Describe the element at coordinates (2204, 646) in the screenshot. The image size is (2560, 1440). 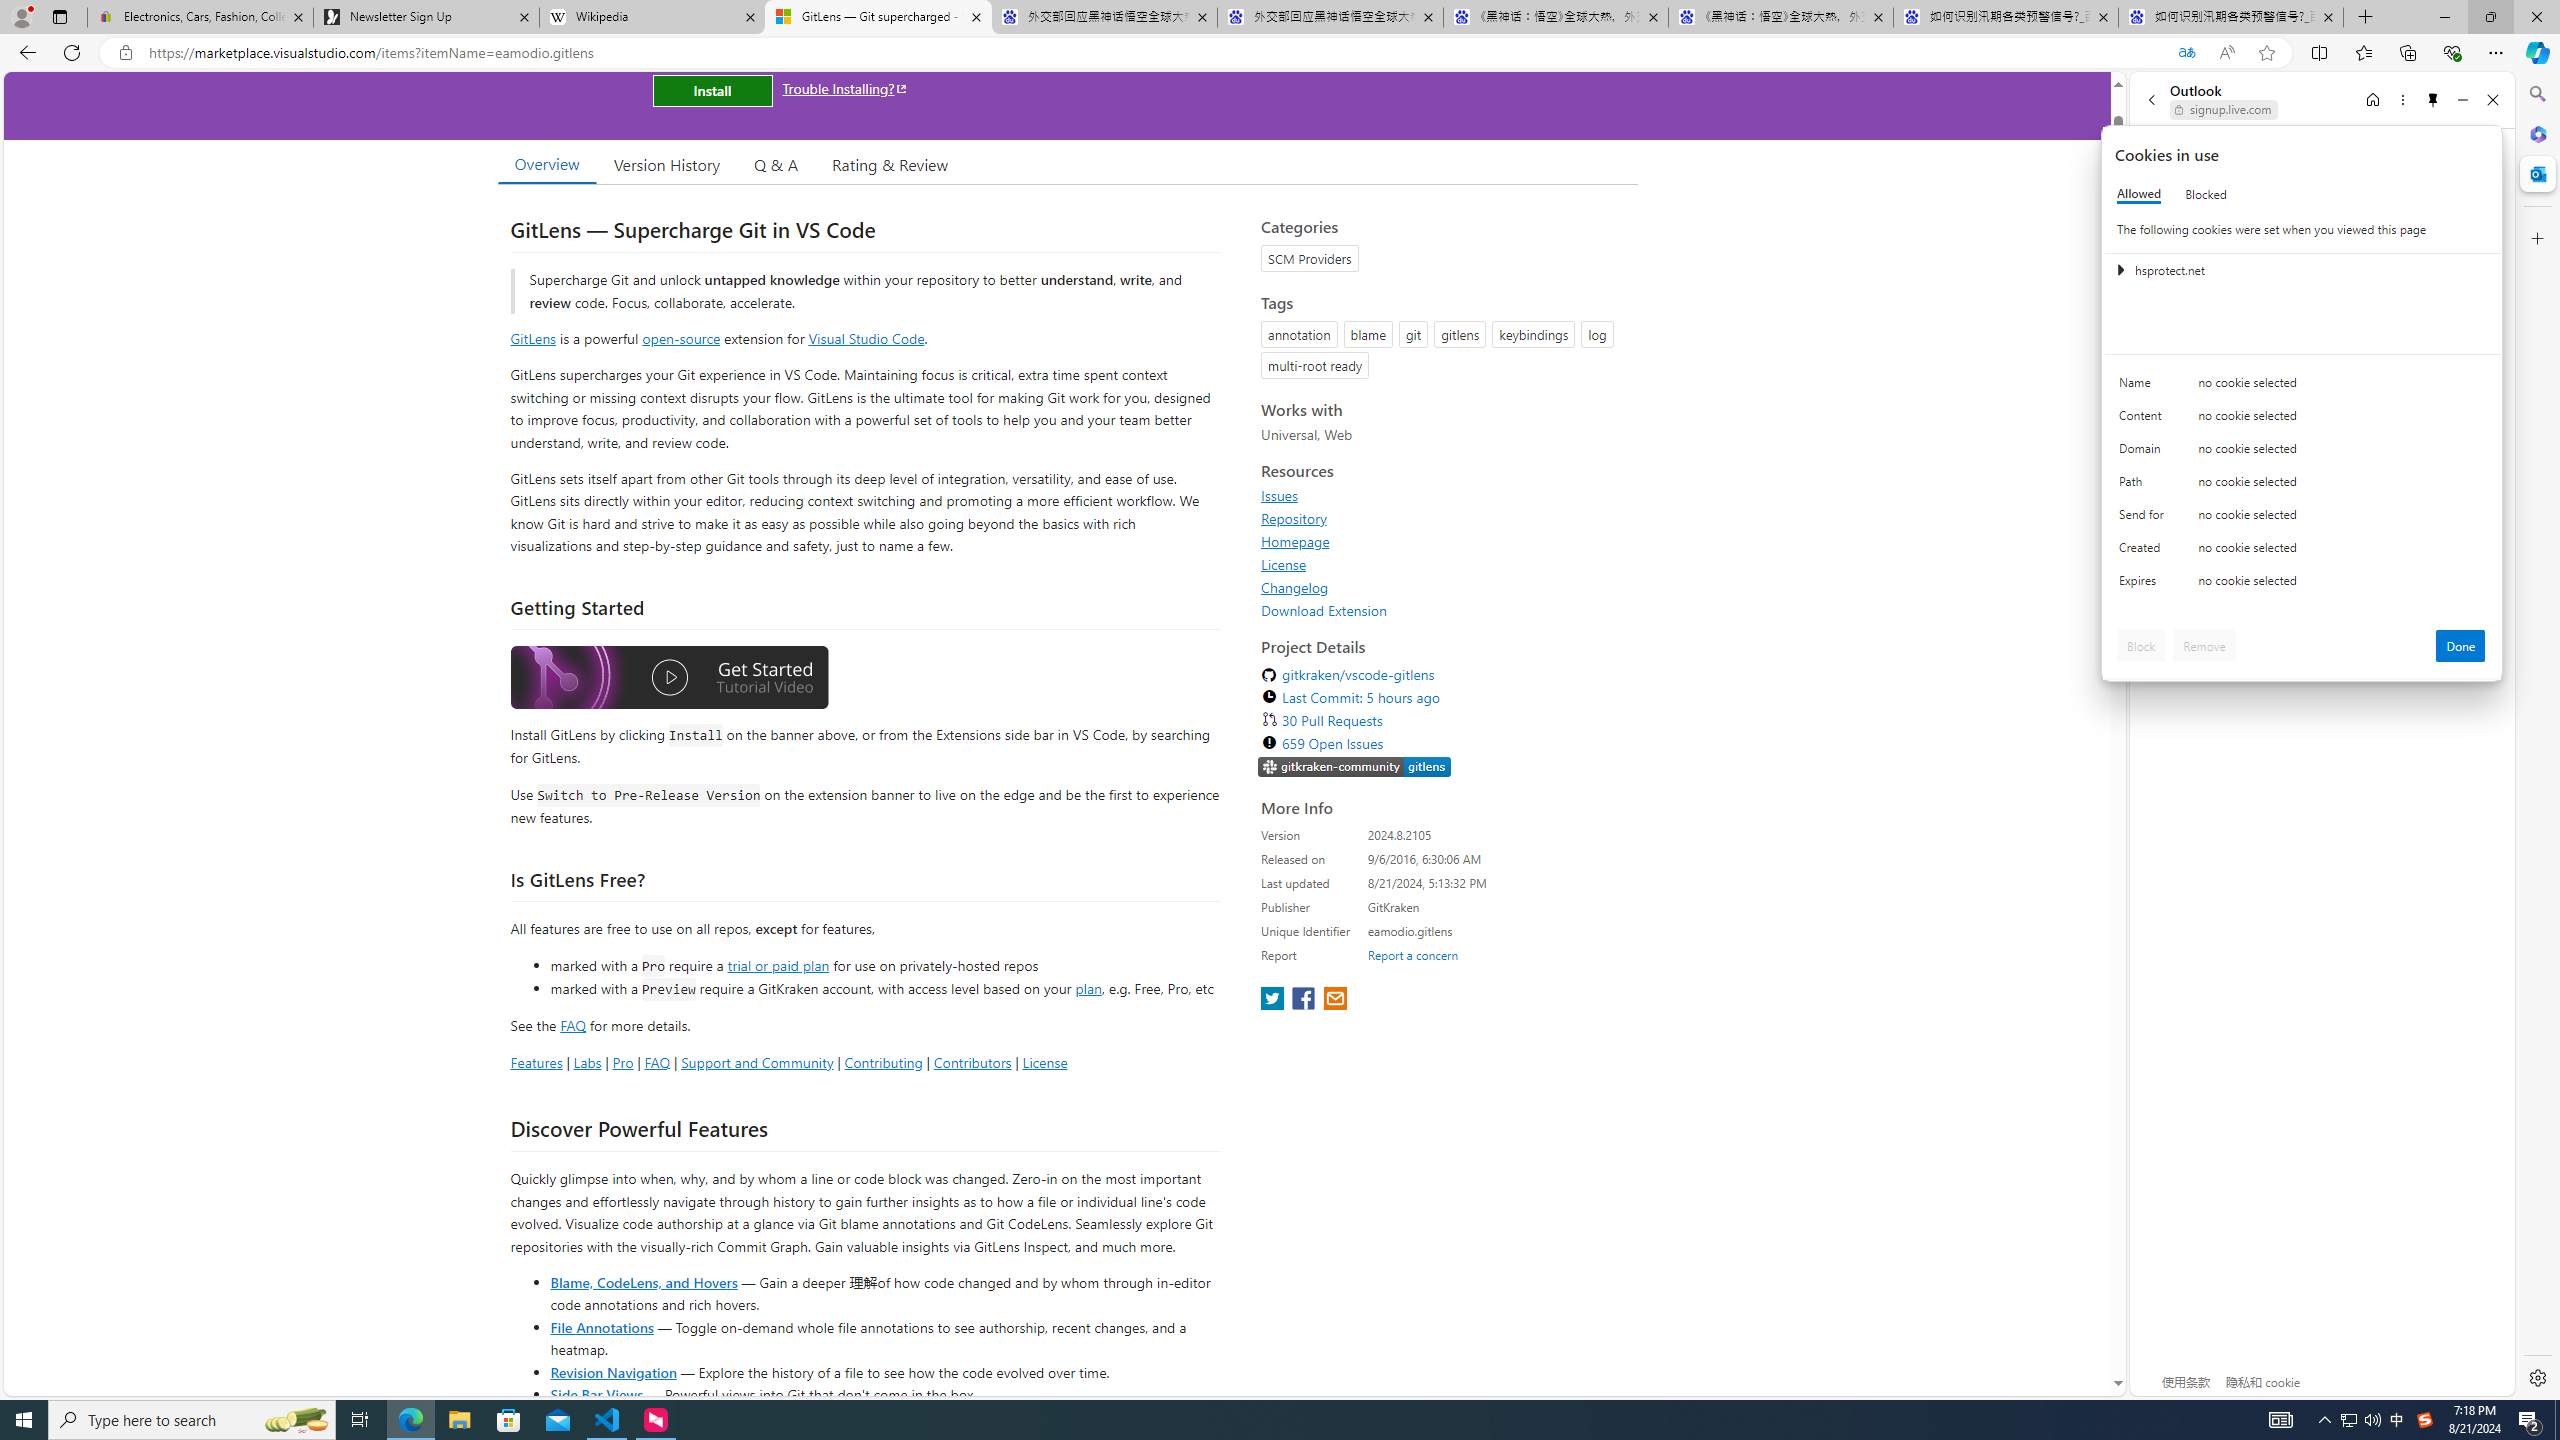
I see `'Remove'` at that location.